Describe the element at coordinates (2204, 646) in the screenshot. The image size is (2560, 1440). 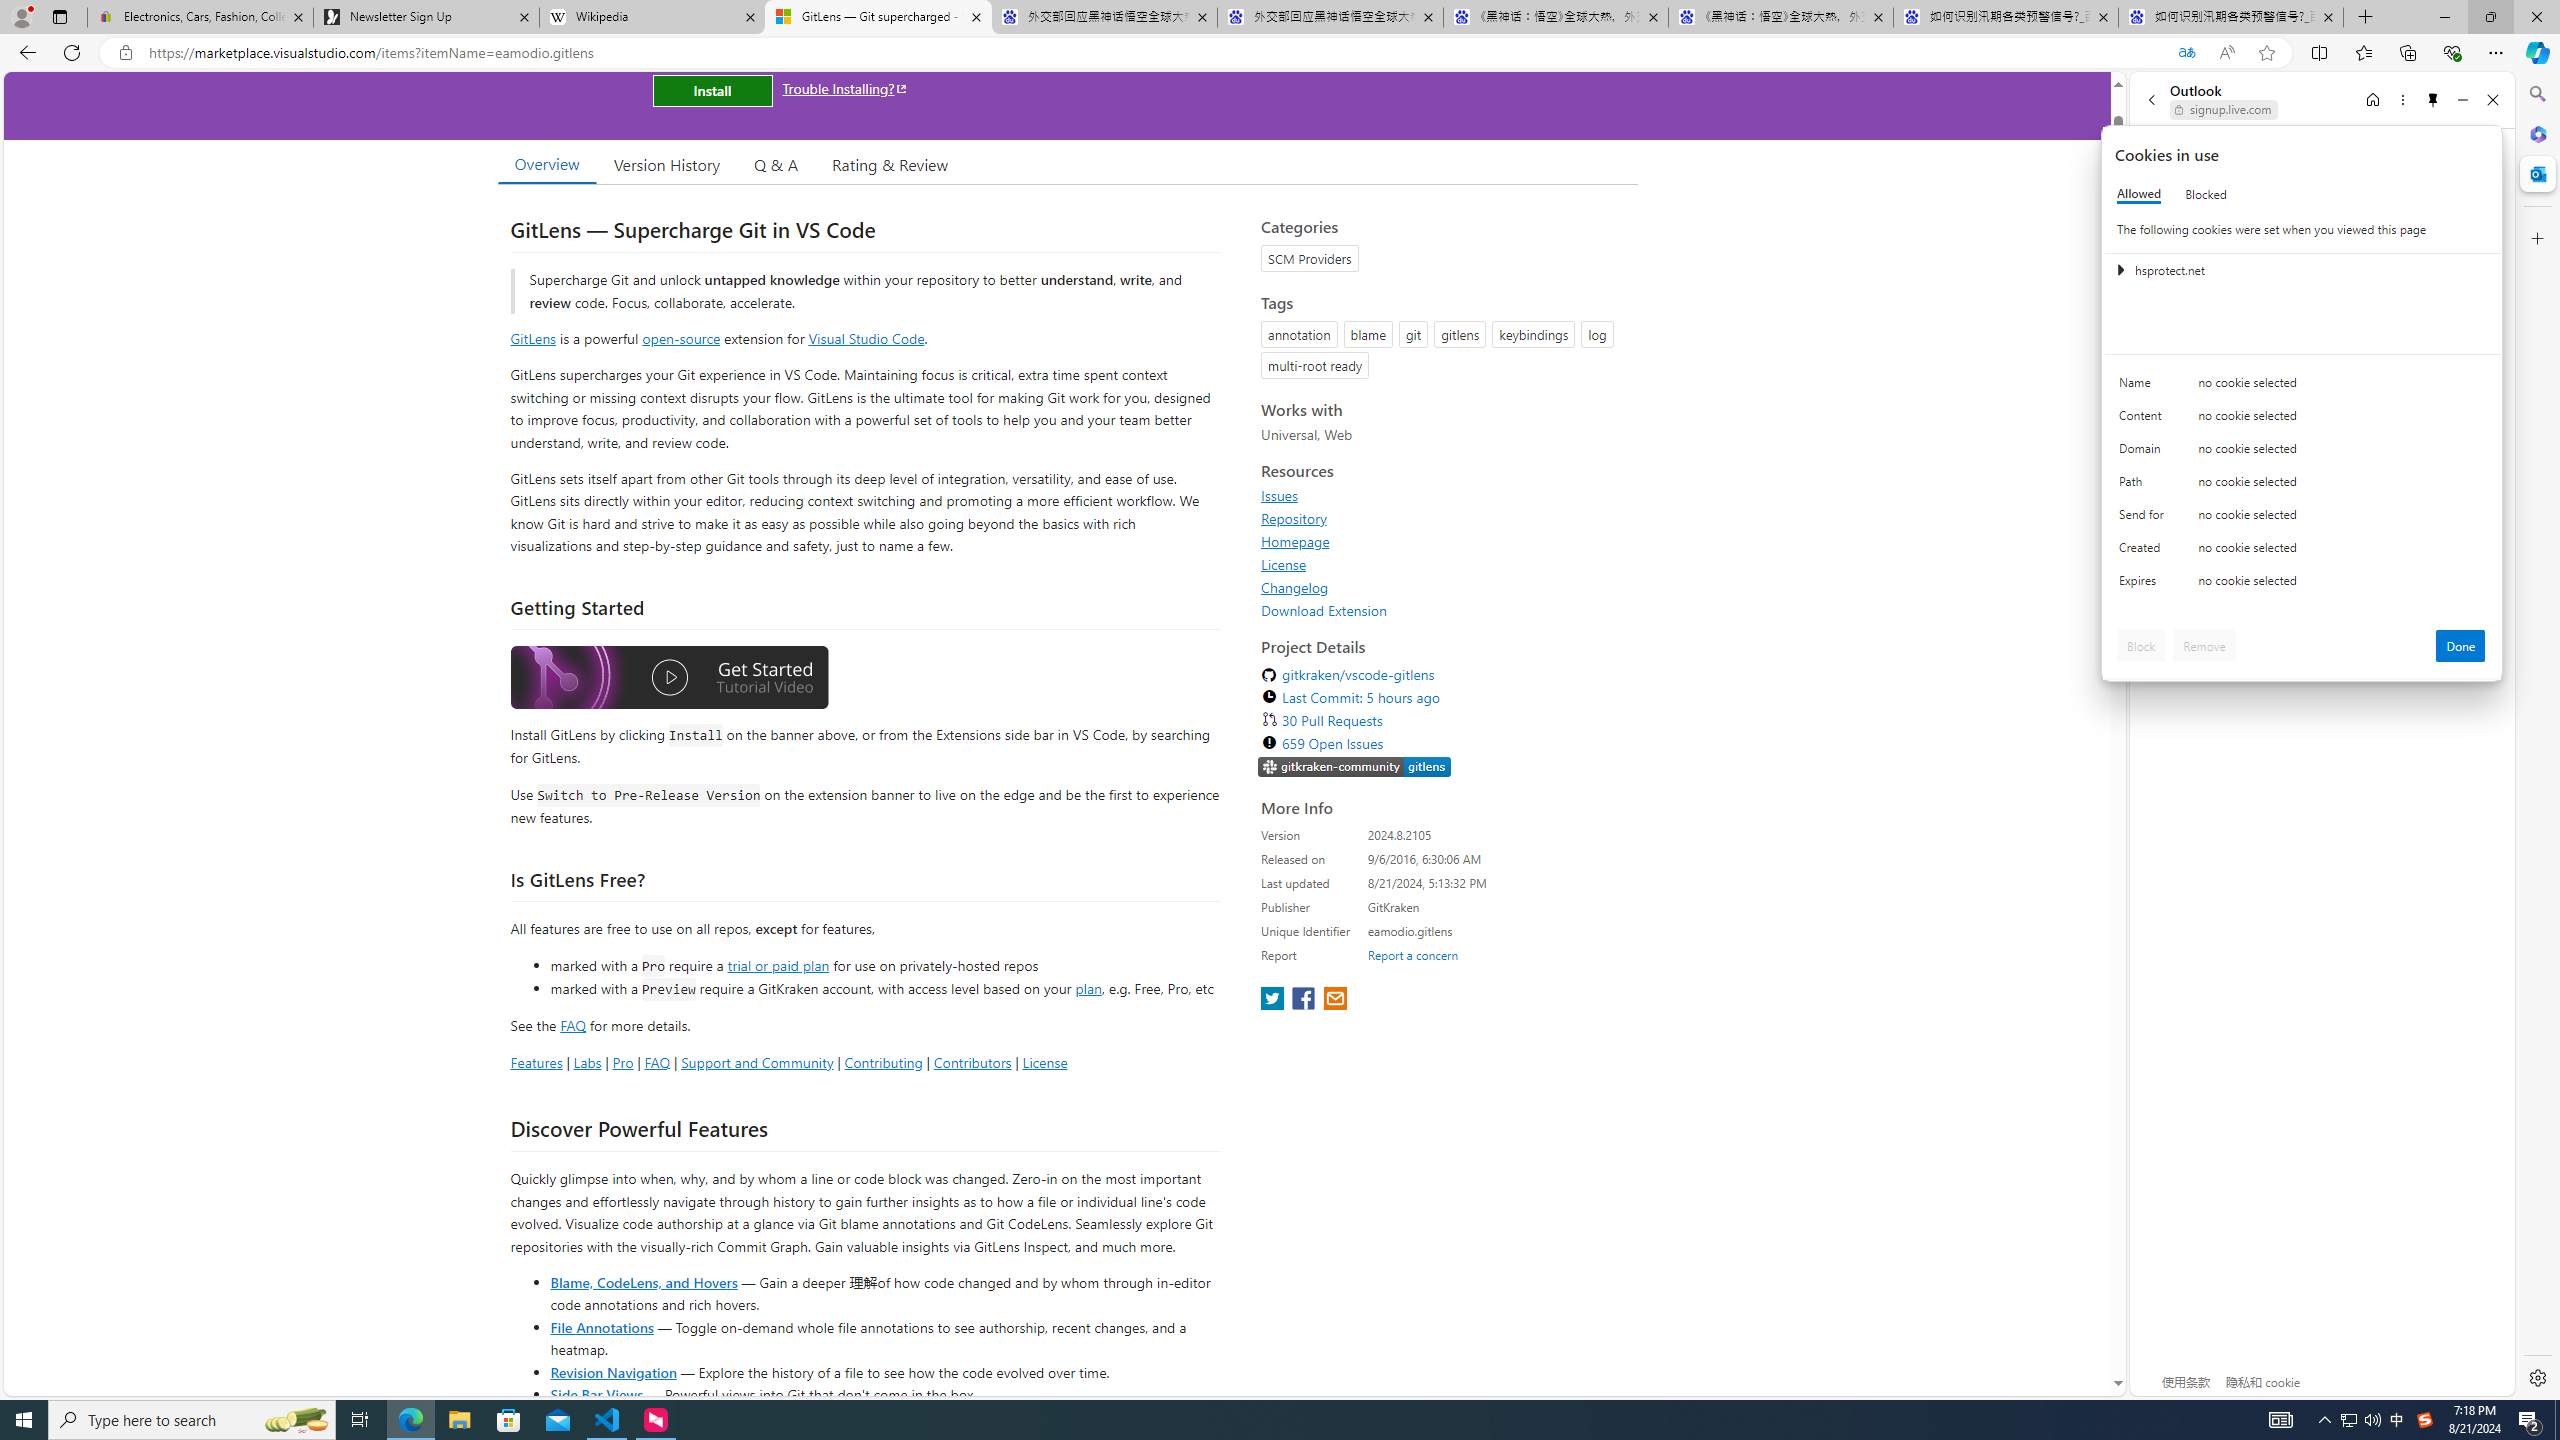
I see `'Remove'` at that location.